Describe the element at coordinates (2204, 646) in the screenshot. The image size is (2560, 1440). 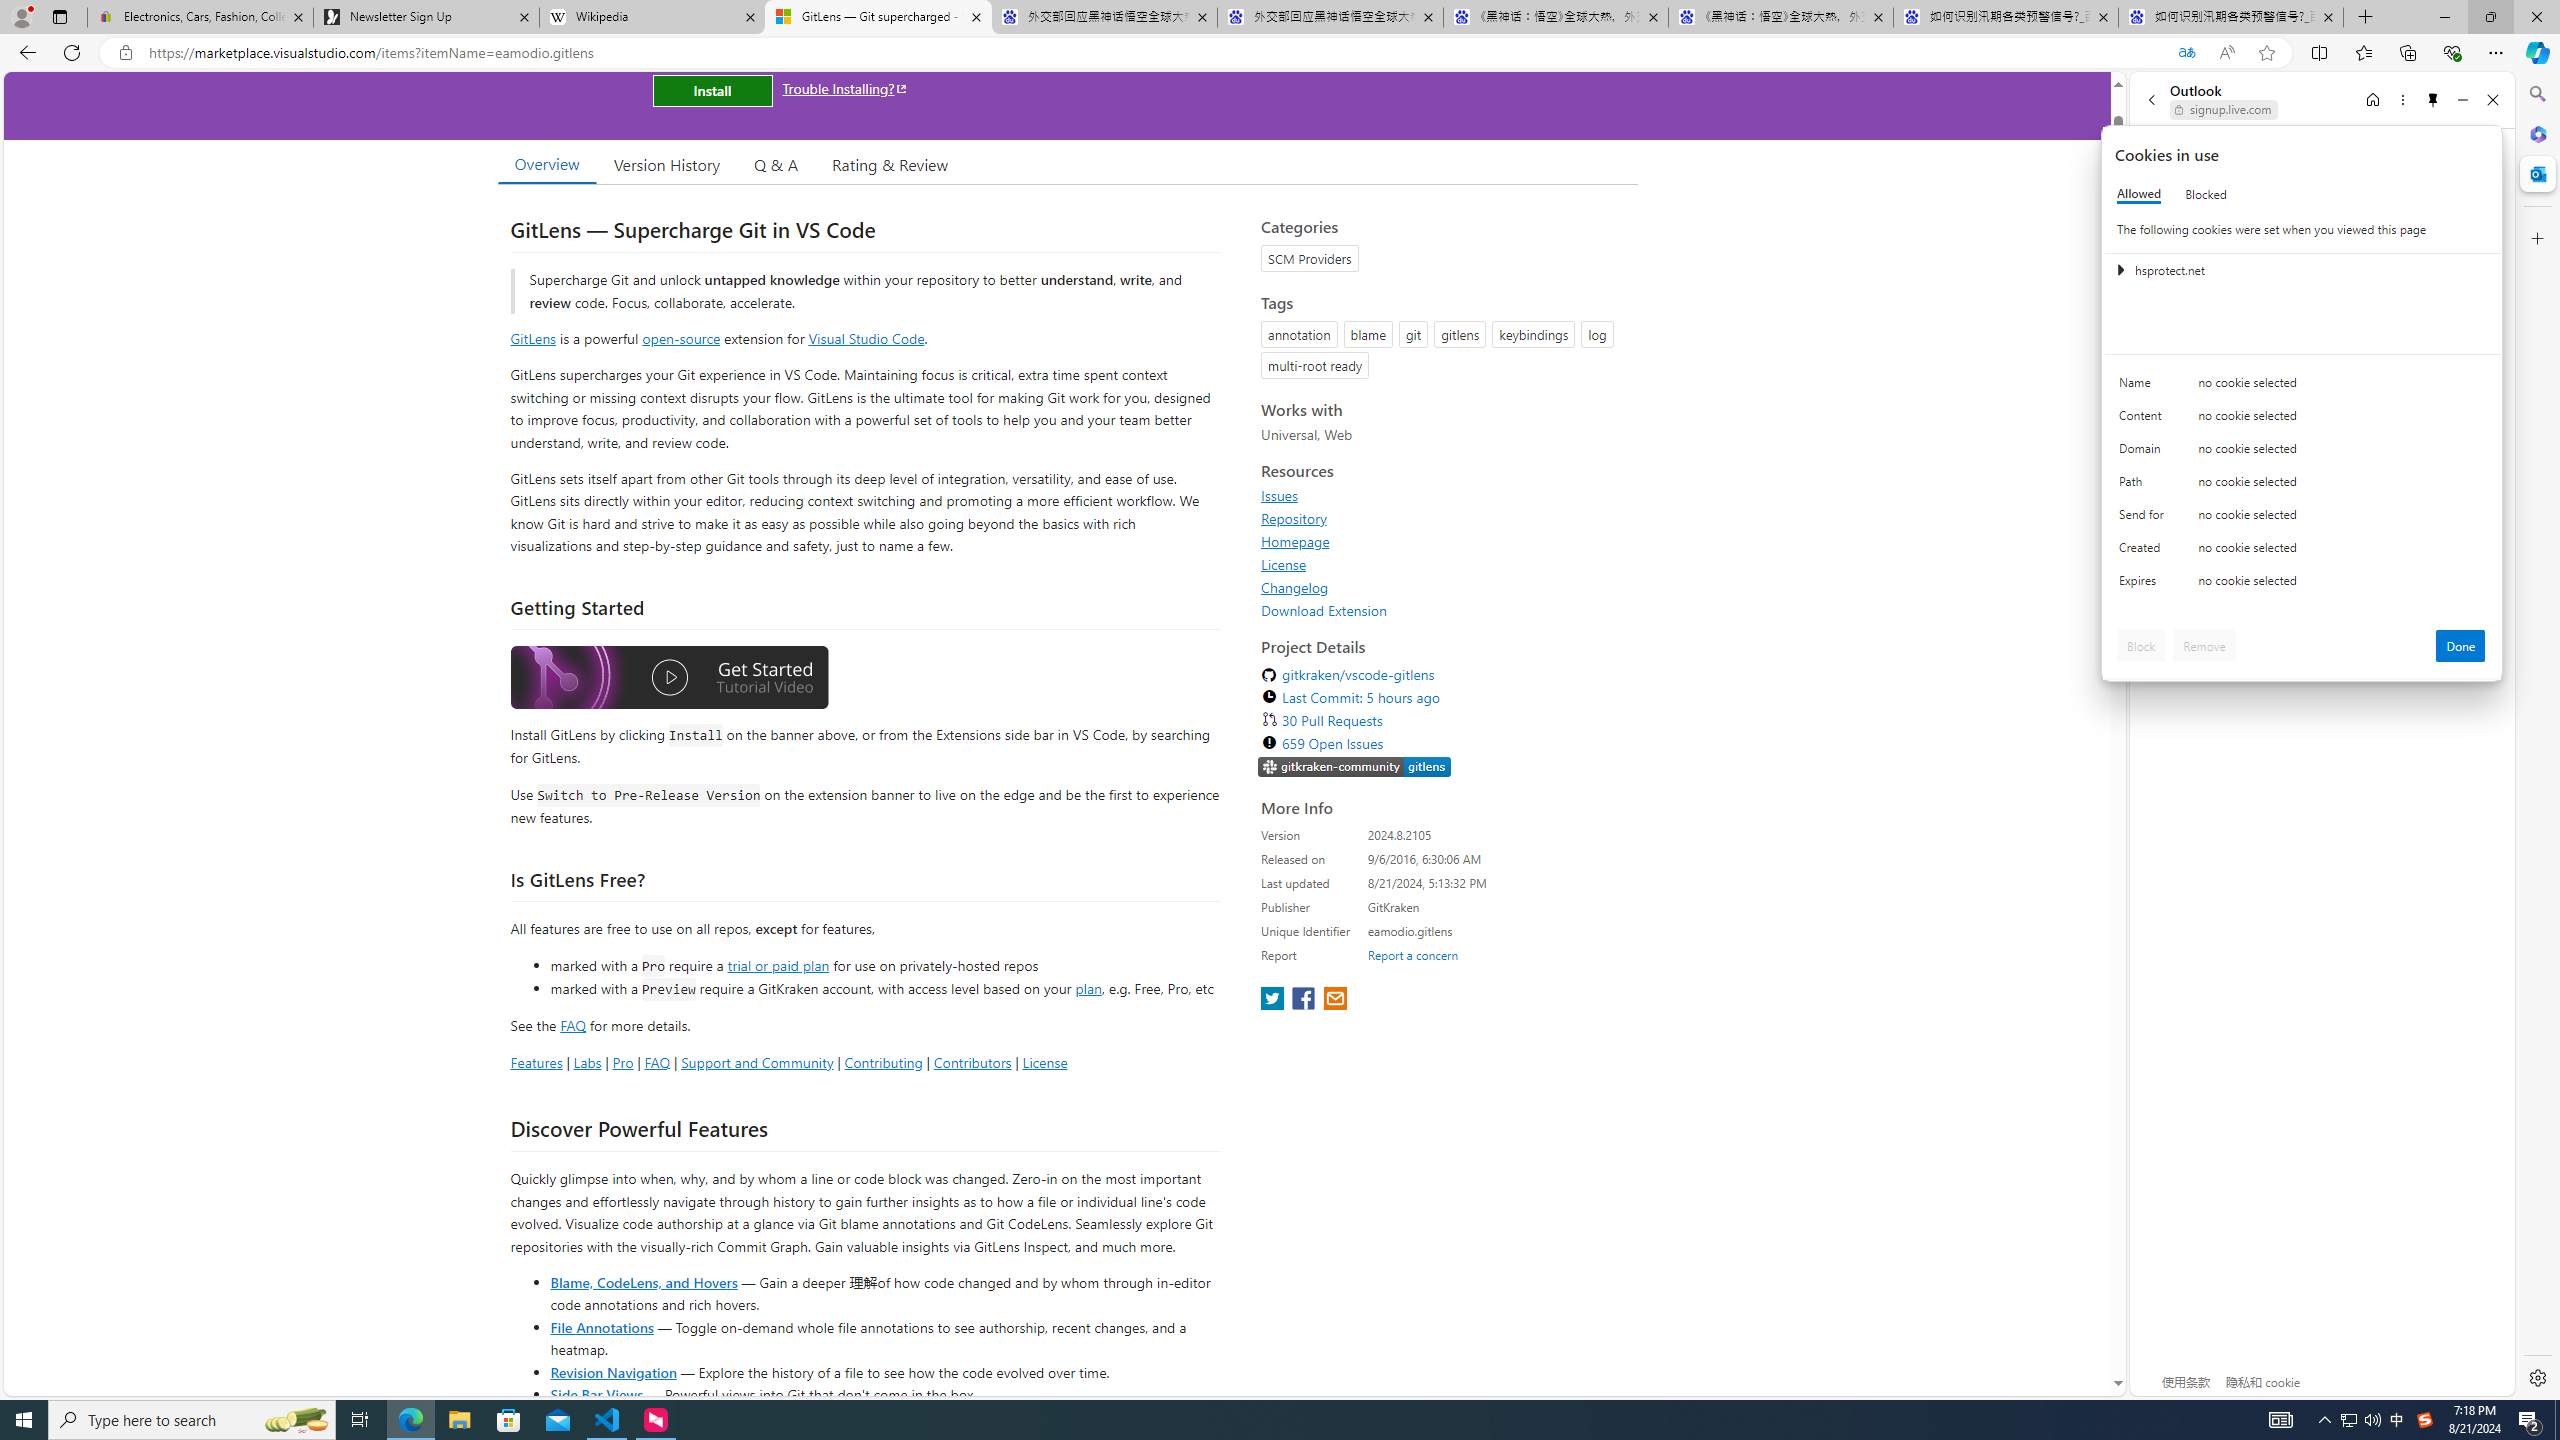
I see `'Remove'` at that location.